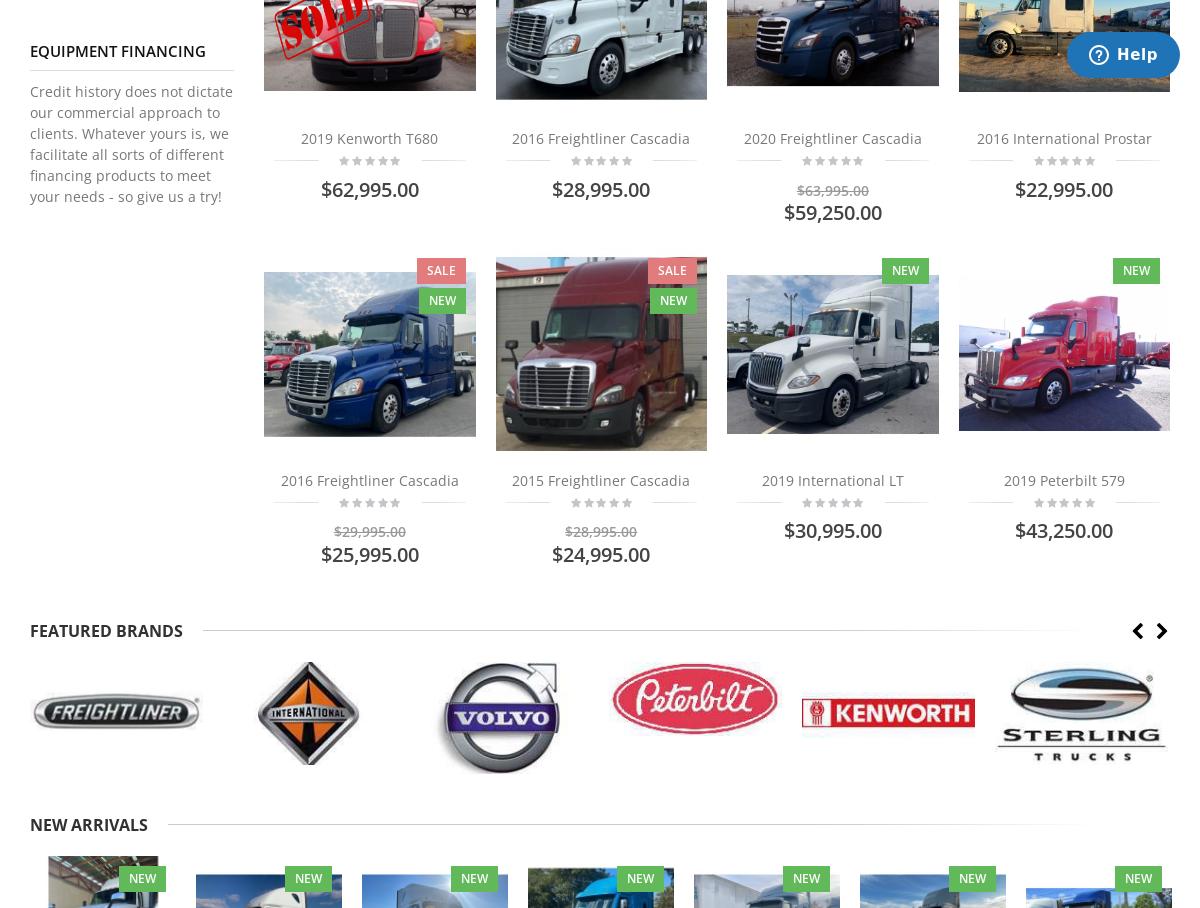  What do you see at coordinates (51, 42) in the screenshot?
I see `'Illinois (IL);'` at bounding box center [51, 42].